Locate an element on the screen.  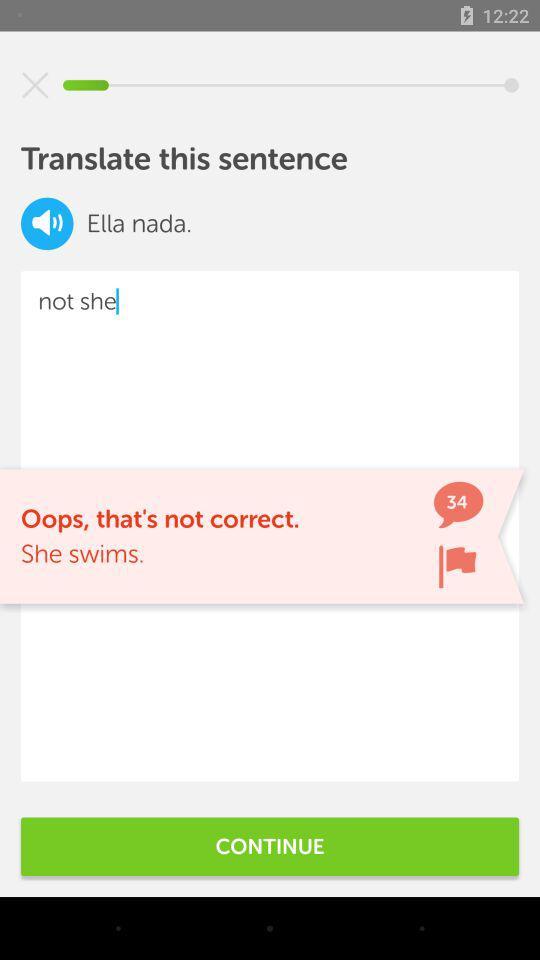
item above the not she item is located at coordinates (47, 223).